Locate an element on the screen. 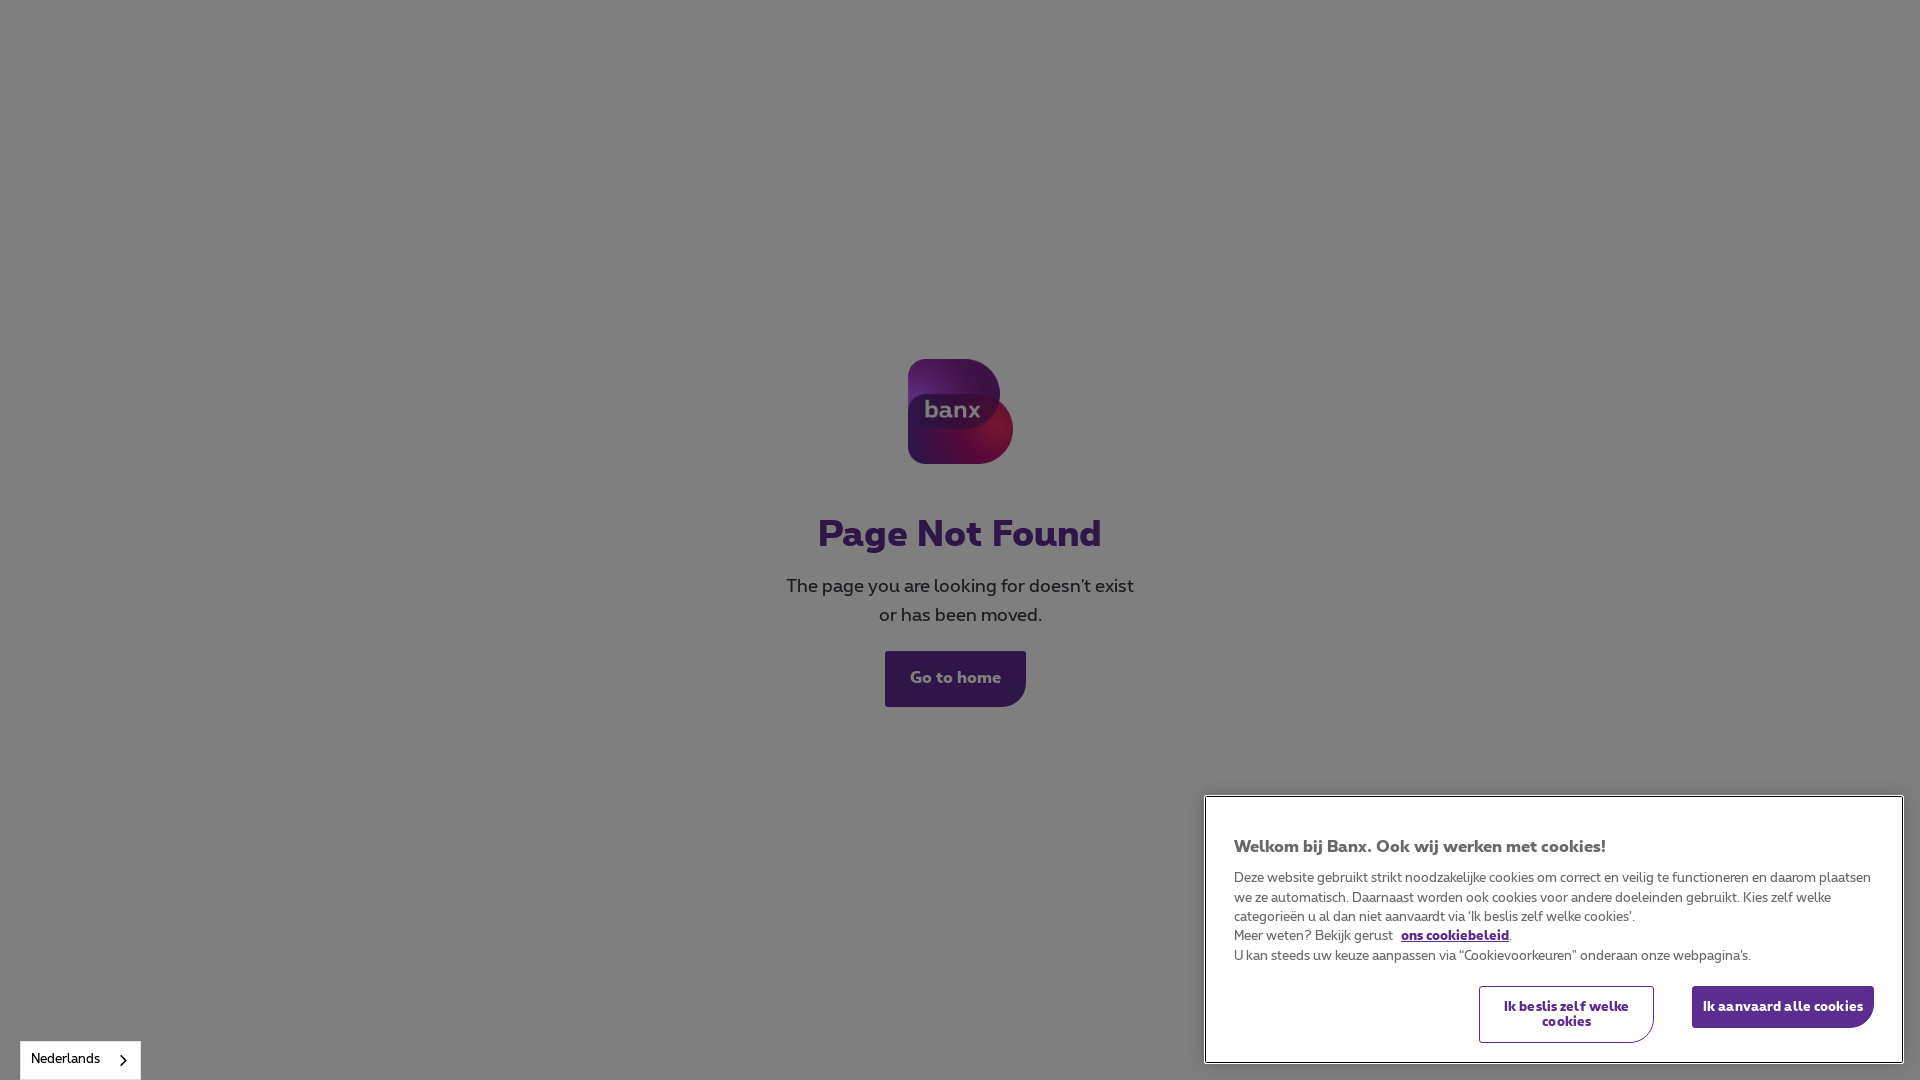 Image resolution: width=1920 pixels, height=1080 pixels. 'Go to home' is located at coordinates (953, 677).